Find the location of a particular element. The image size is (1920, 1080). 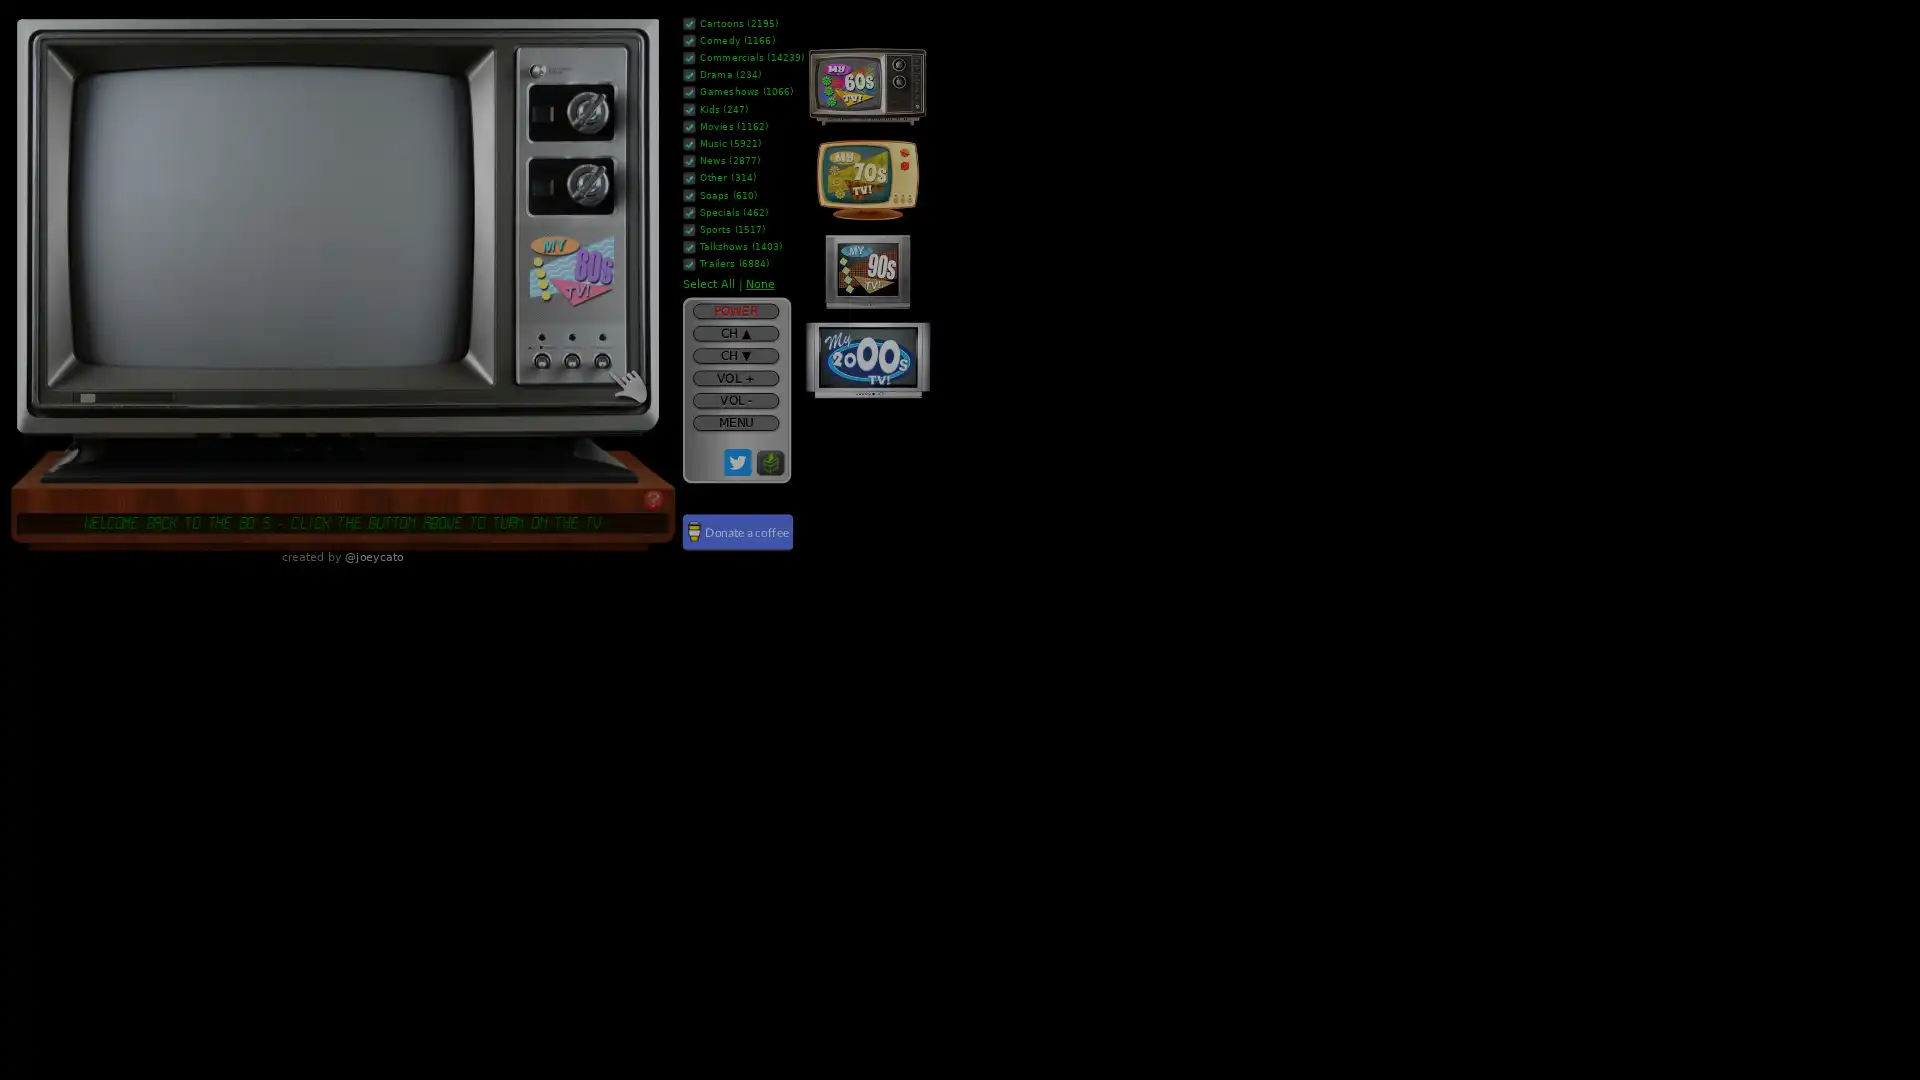

VOL - is located at coordinates (734, 400).